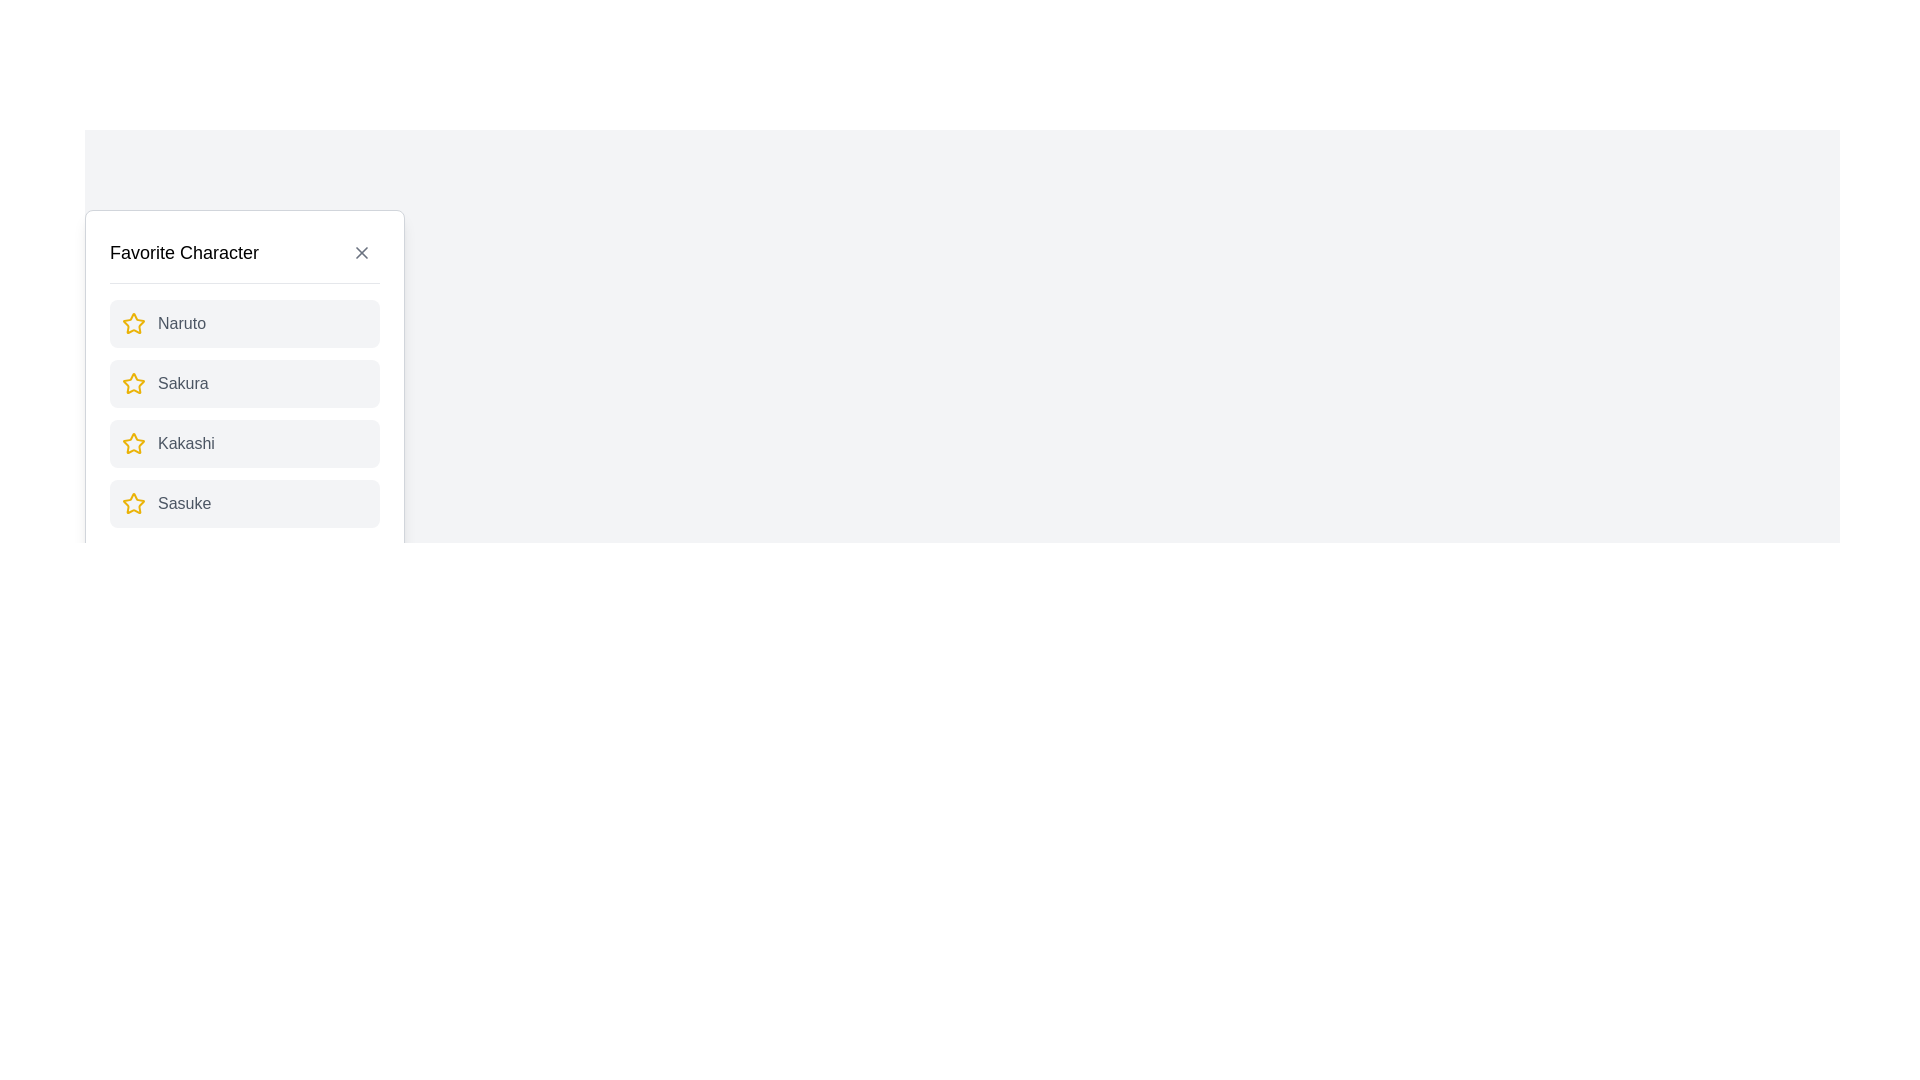 The width and height of the screenshot is (1920, 1080). Describe the element at coordinates (133, 502) in the screenshot. I see `the fourth golden star icon with a hollow center, located in the 'Favorite Character' panel next to 'Sasuke'` at that location.